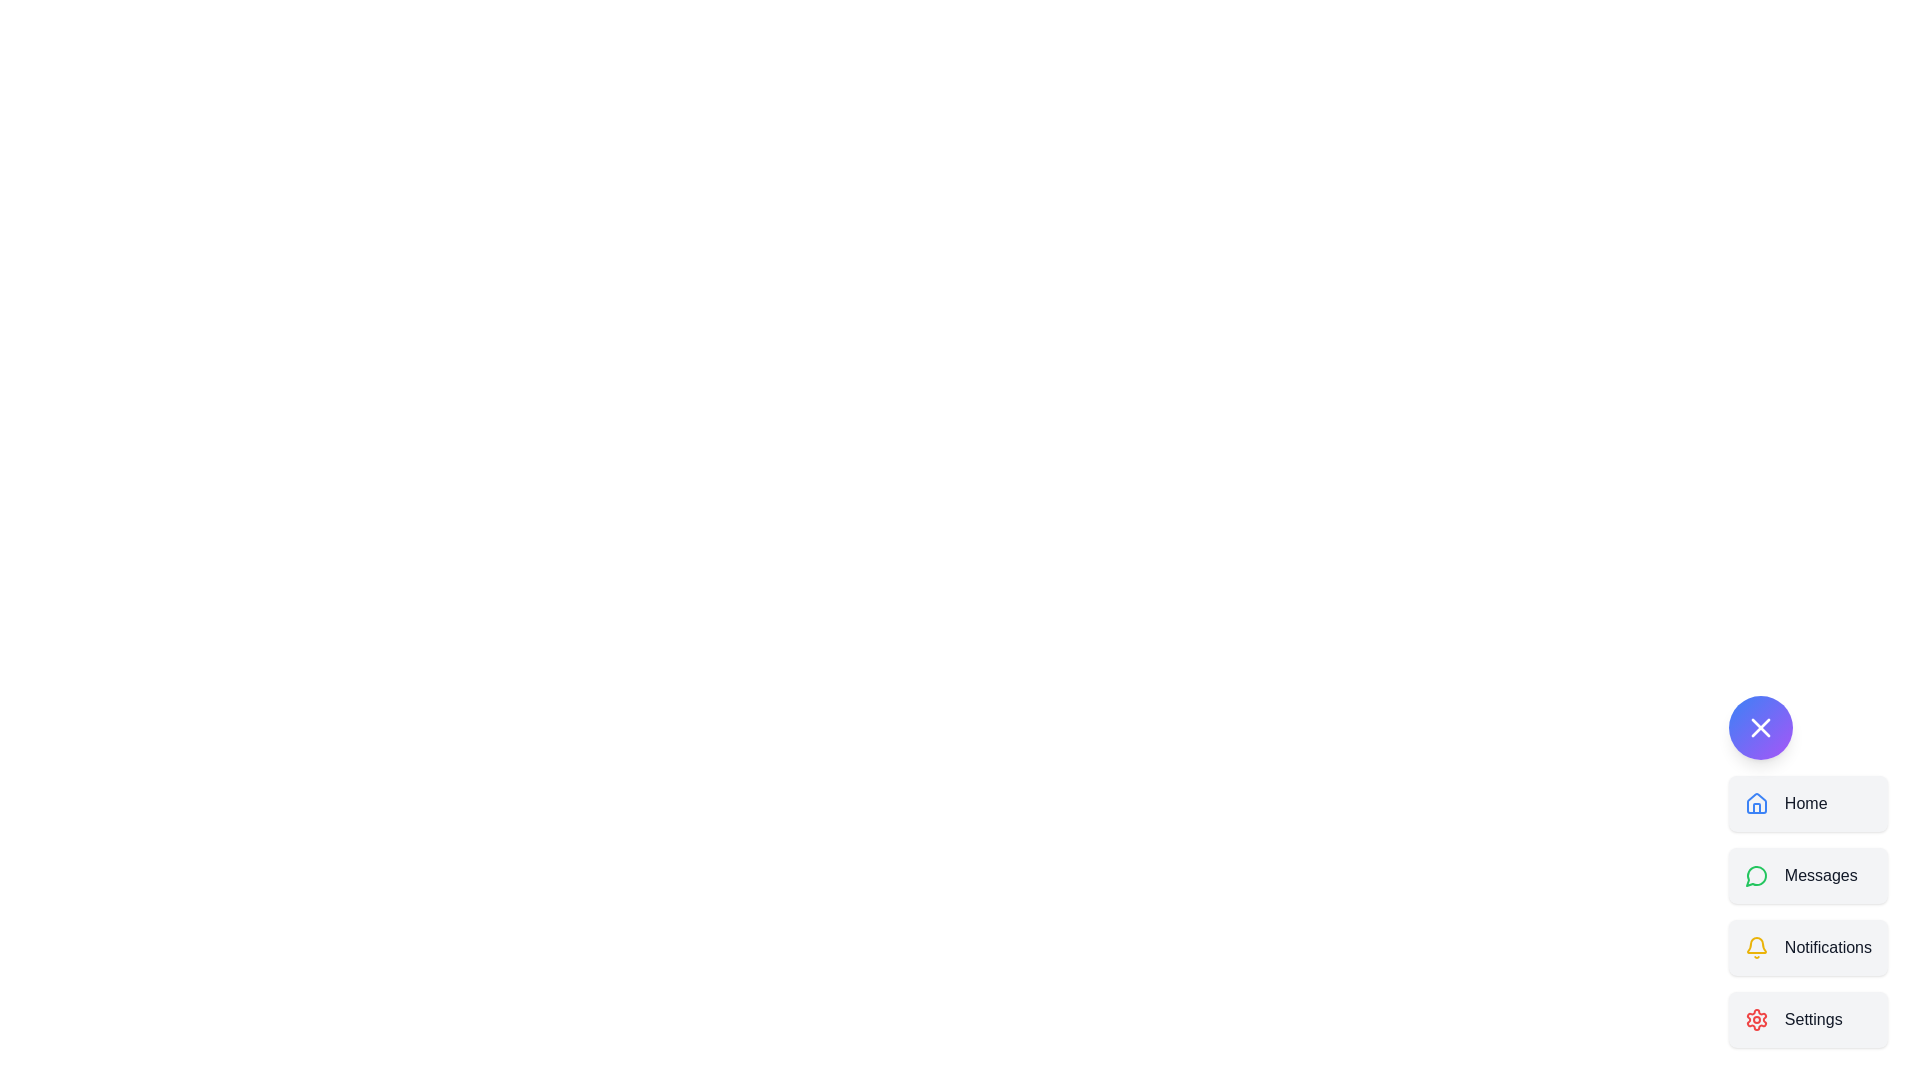 This screenshot has height=1080, width=1920. What do you see at coordinates (1808, 1019) in the screenshot?
I see `the settings button` at bounding box center [1808, 1019].